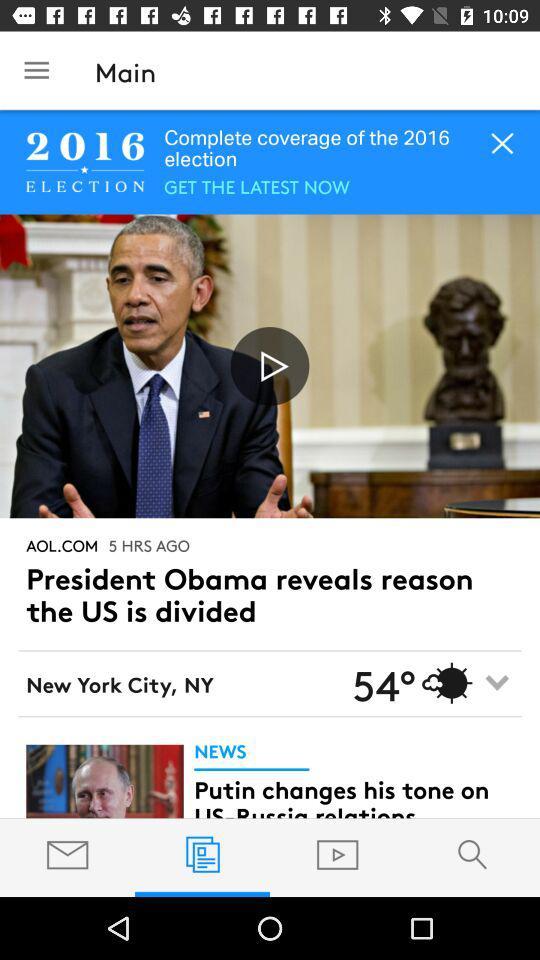 Image resolution: width=540 pixels, height=960 pixels. Describe the element at coordinates (256, 186) in the screenshot. I see `the text get the latest now` at that location.